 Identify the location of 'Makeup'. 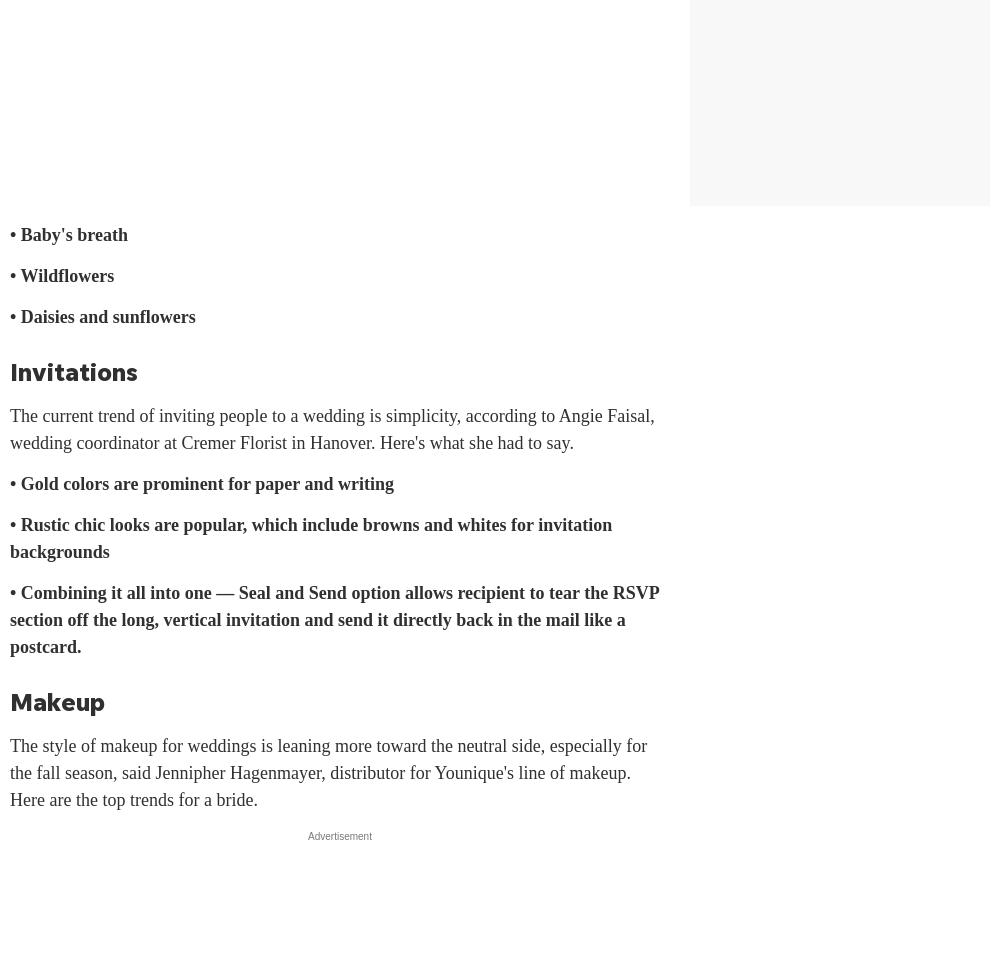
(57, 701).